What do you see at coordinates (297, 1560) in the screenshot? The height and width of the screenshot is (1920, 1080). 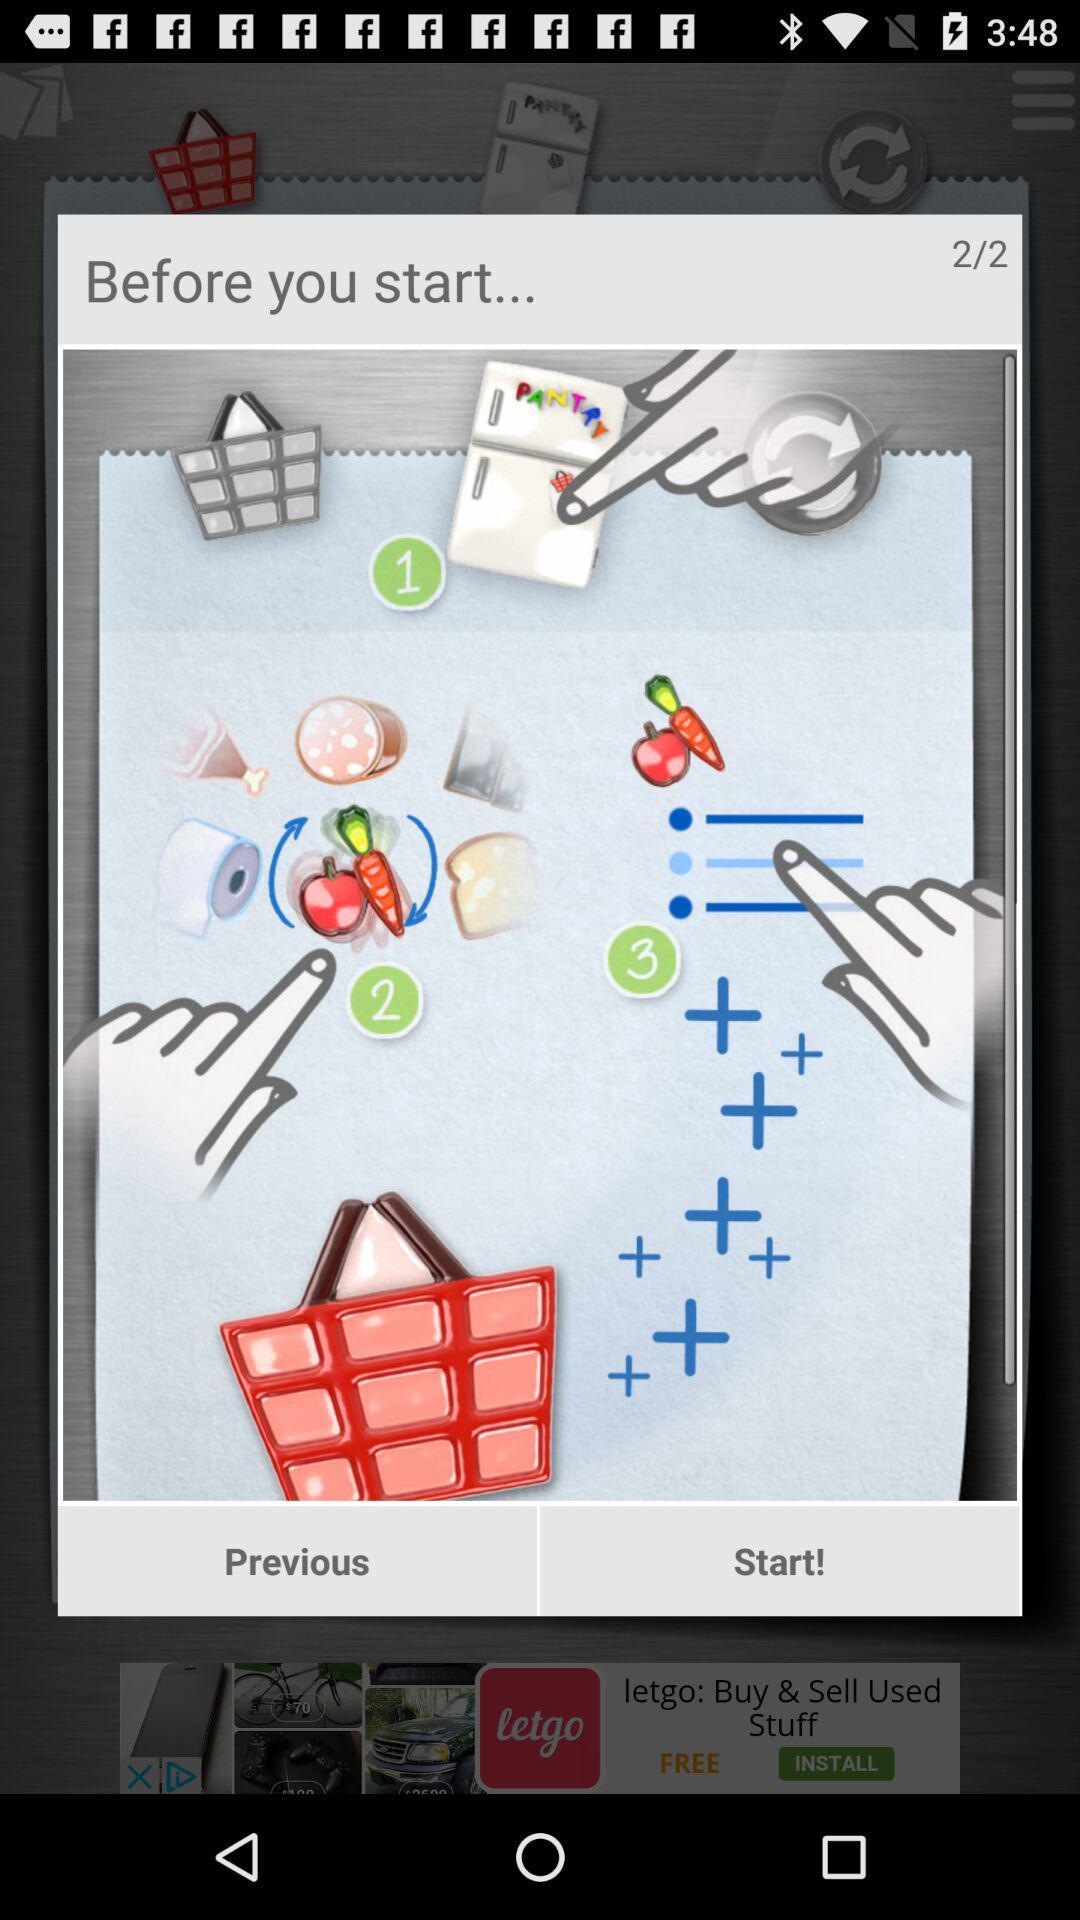 I see `previous item` at bounding box center [297, 1560].